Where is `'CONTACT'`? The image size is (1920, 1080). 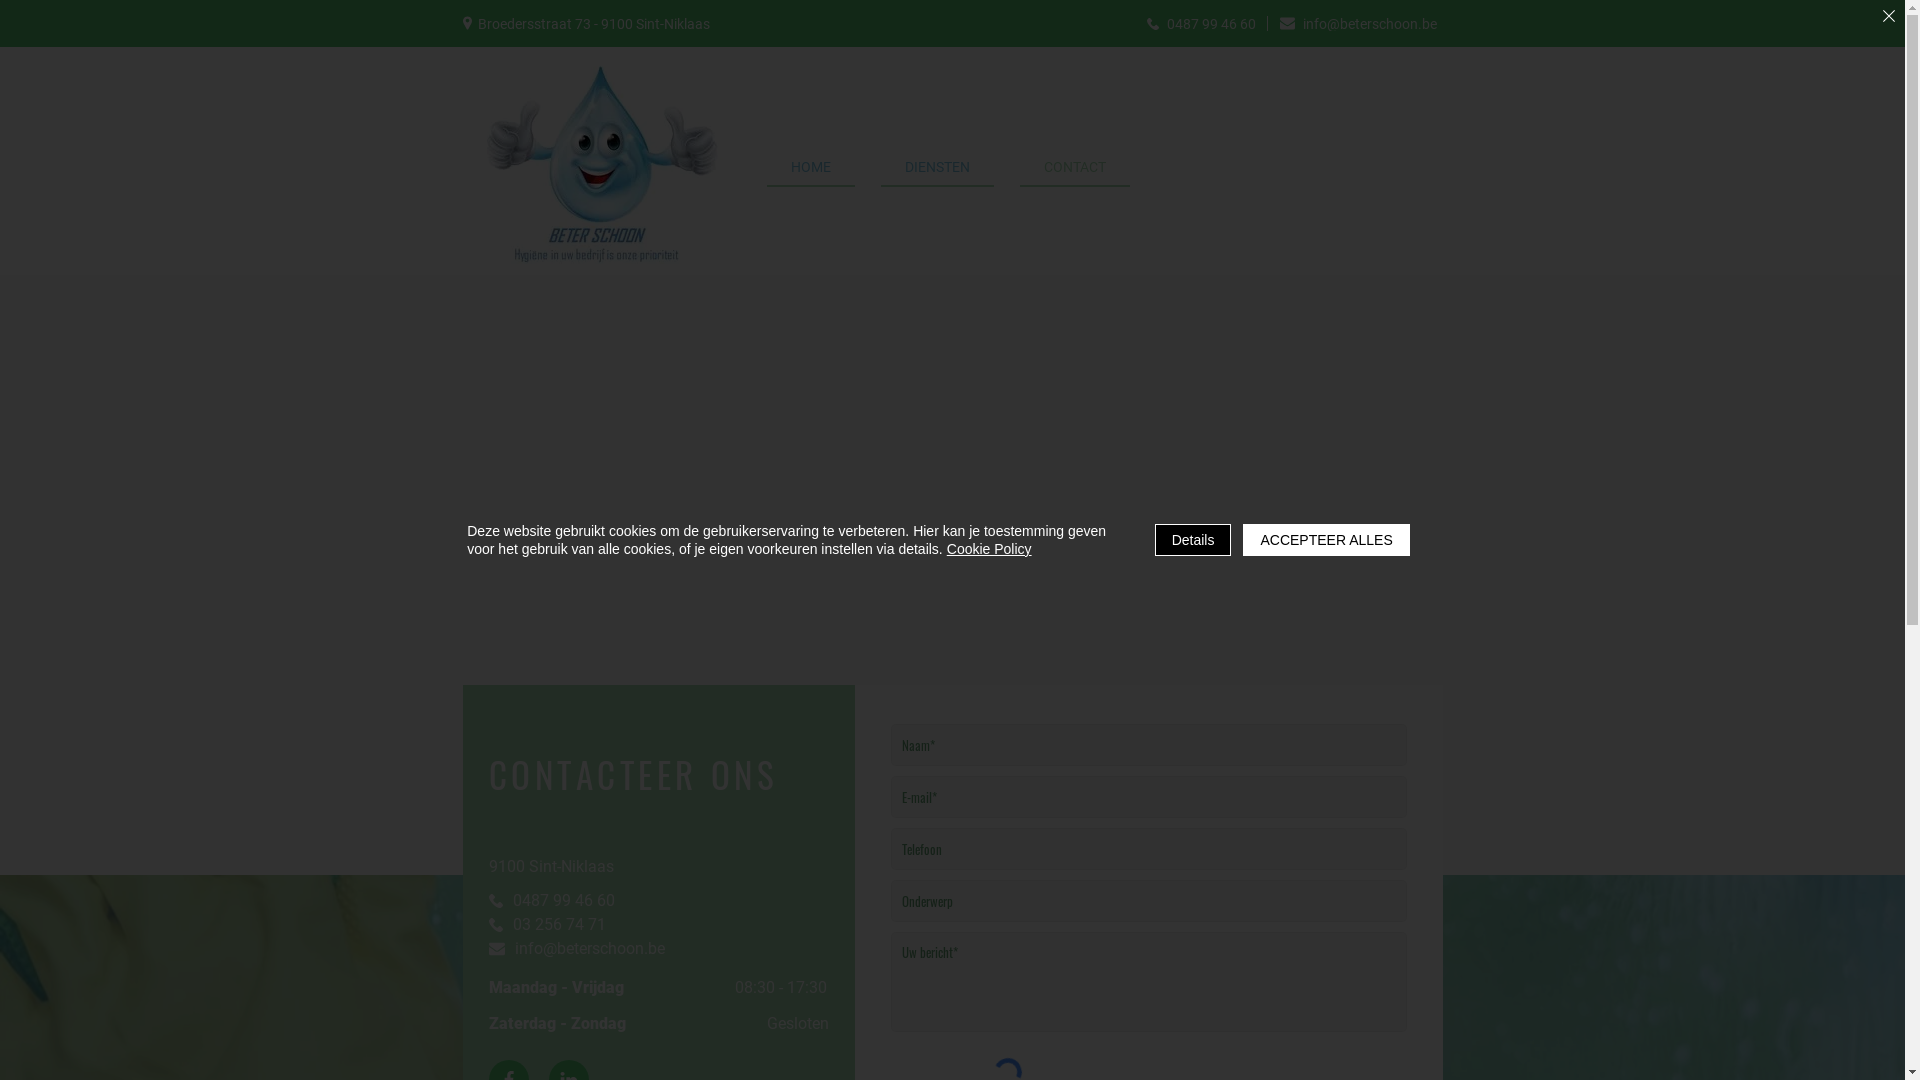 'CONTACT' is located at coordinates (1074, 167).